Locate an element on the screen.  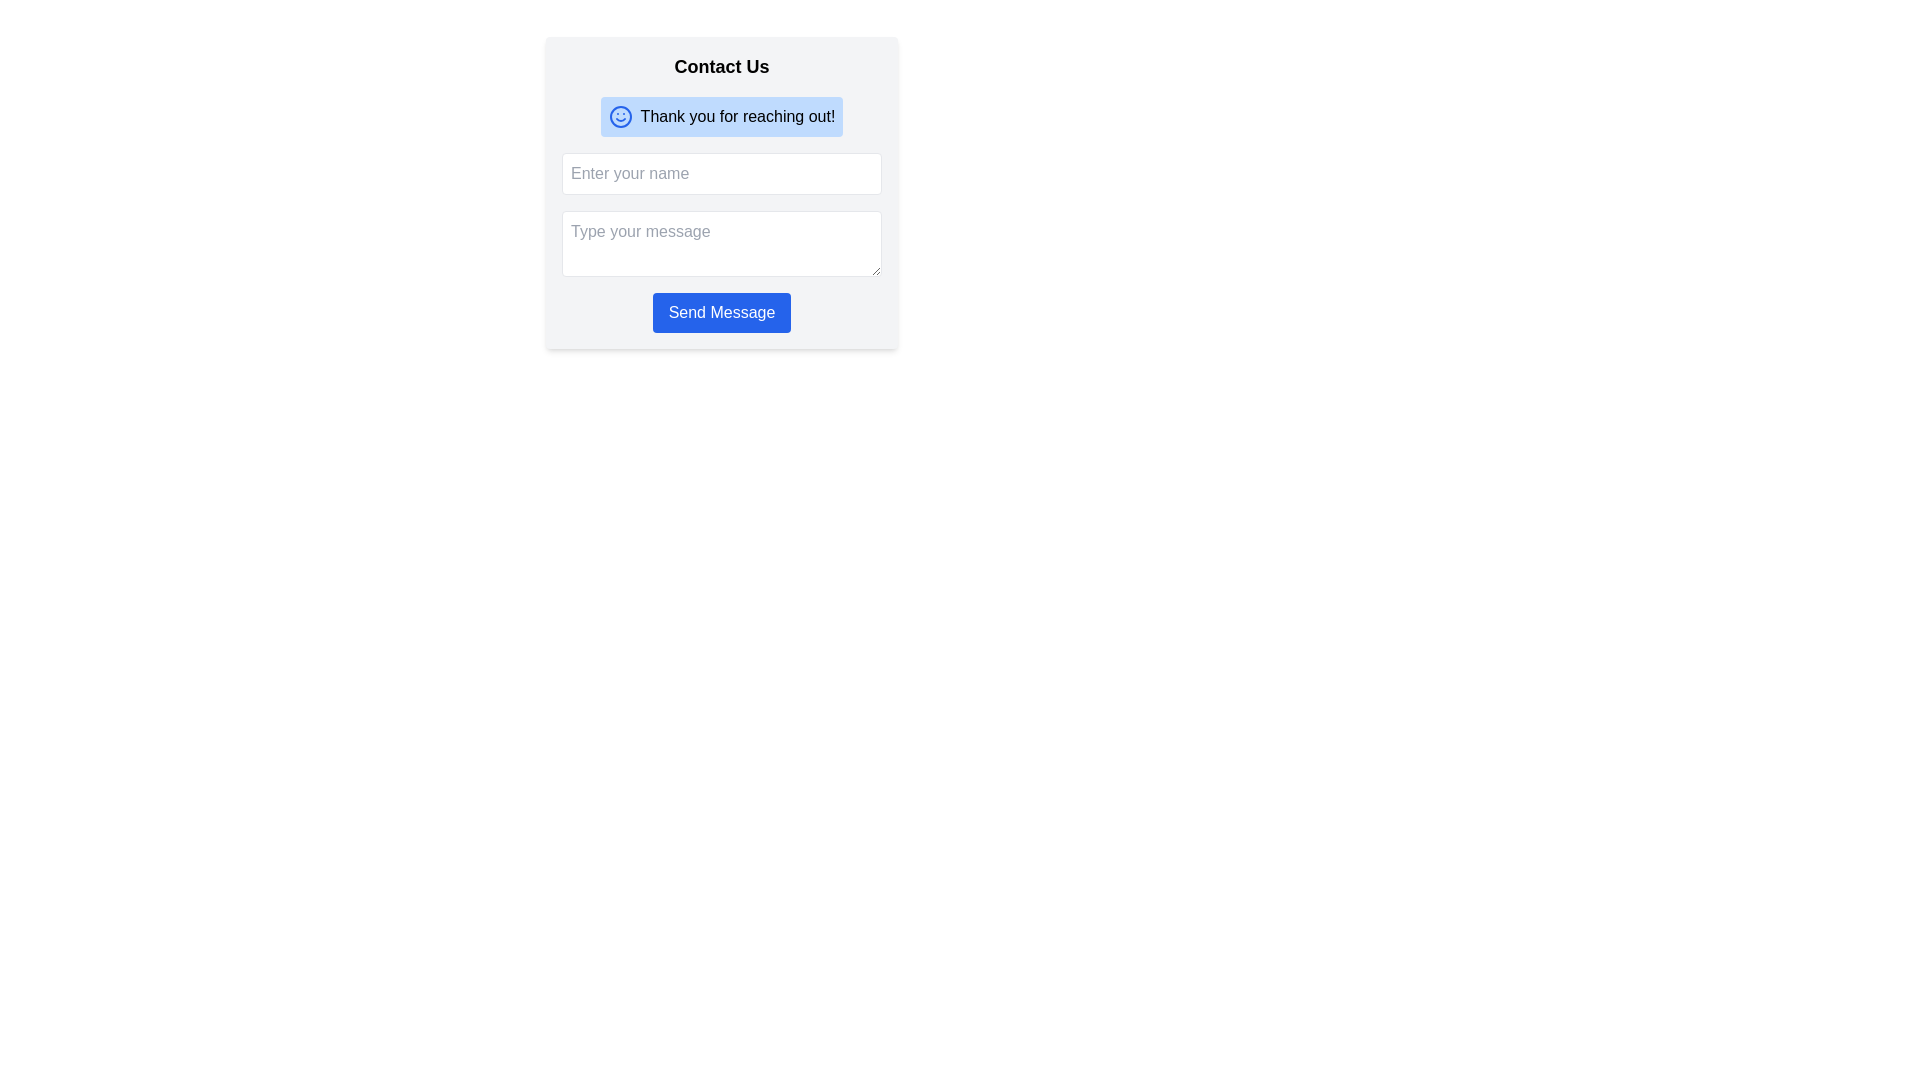
the decorative icon inside the light blue message box that contains the text 'Thank you for reaching out!' is located at coordinates (619, 116).